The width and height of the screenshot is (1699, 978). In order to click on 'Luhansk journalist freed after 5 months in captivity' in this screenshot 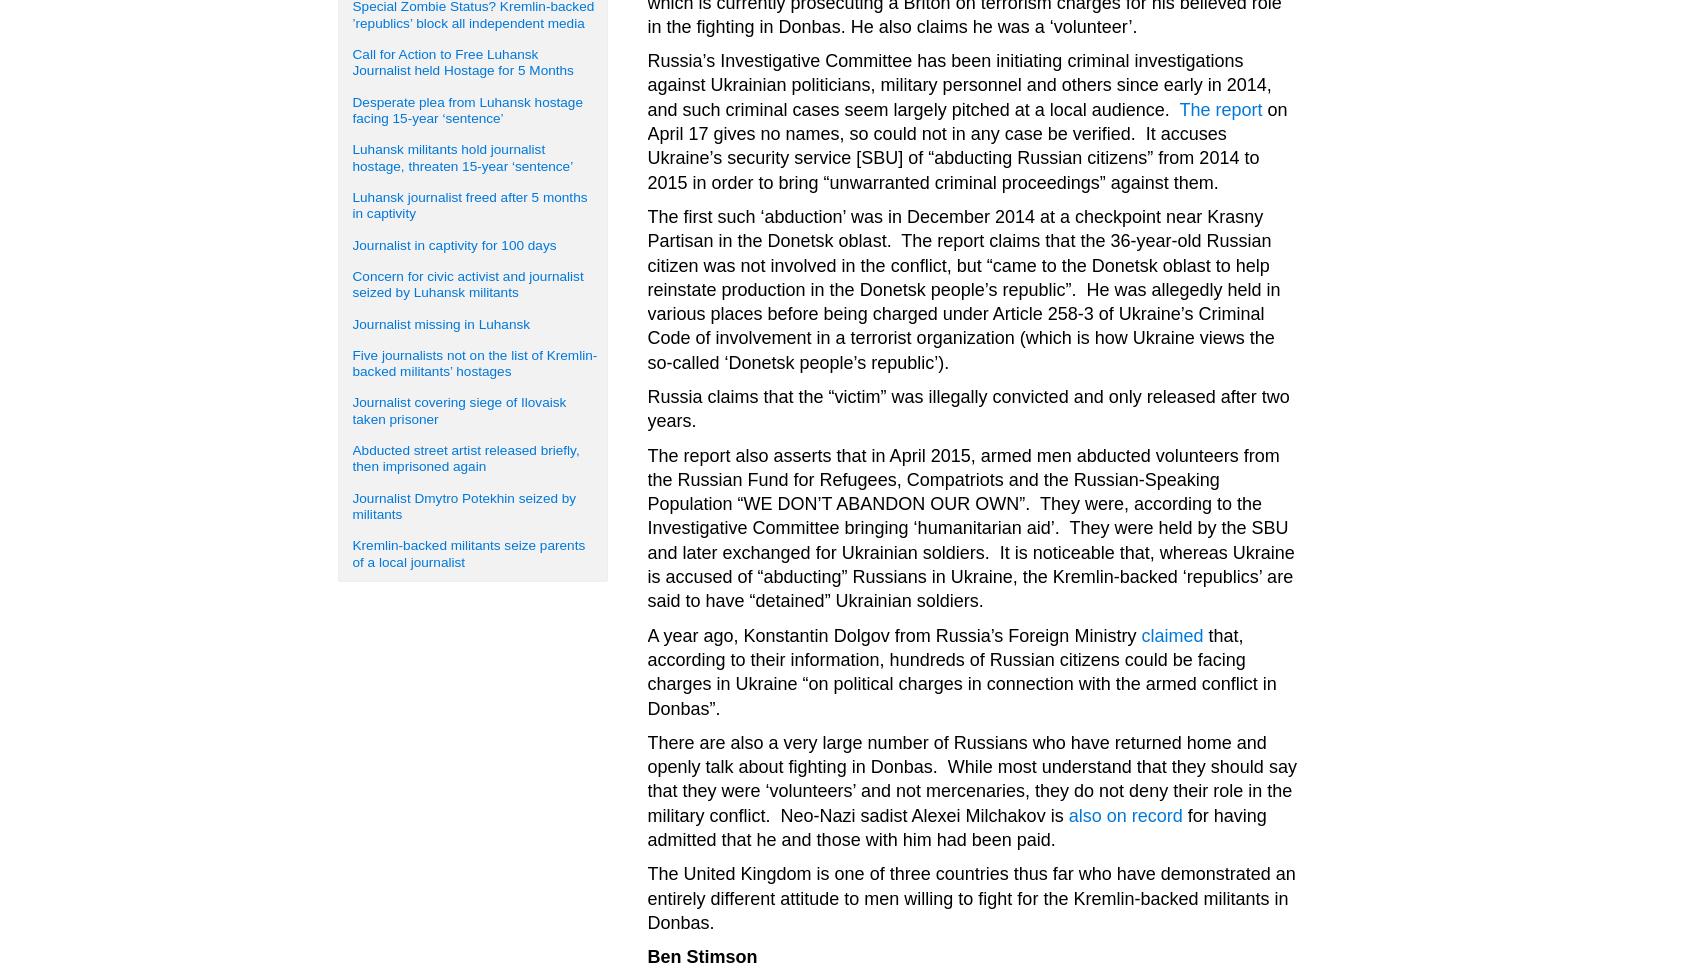, I will do `click(469, 204)`.